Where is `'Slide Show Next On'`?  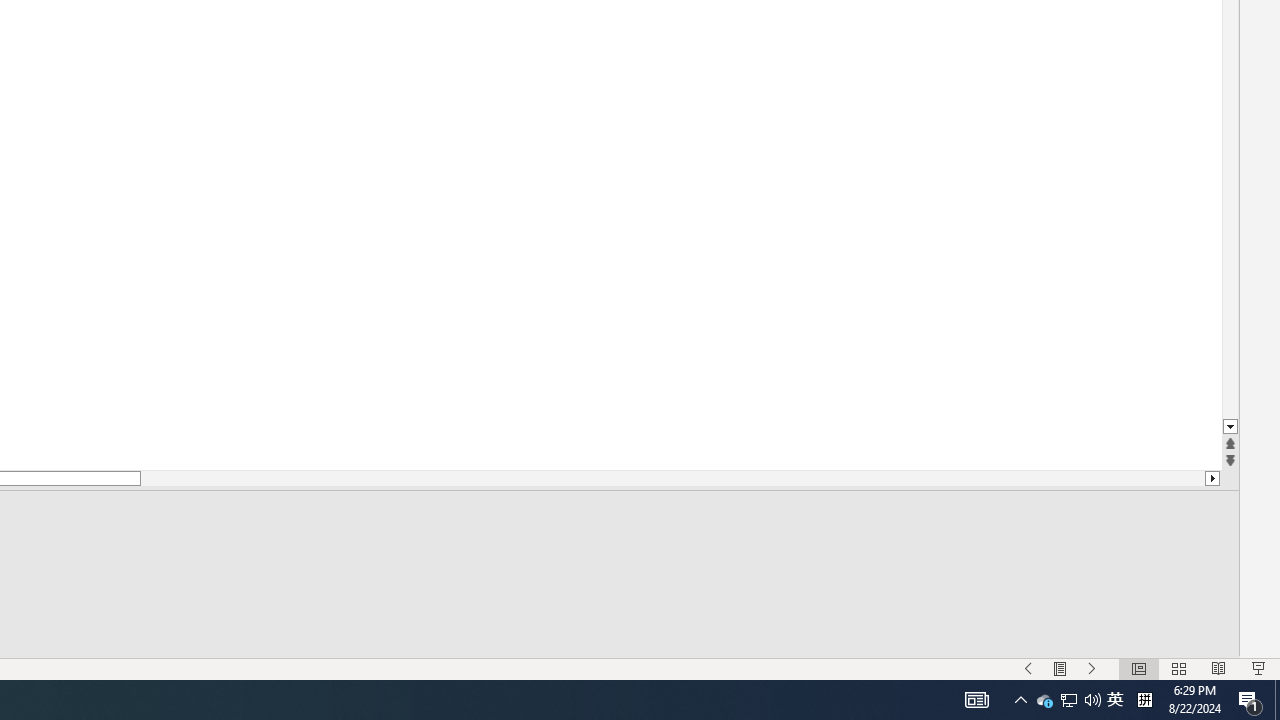 'Slide Show Next On' is located at coordinates (1091, 669).